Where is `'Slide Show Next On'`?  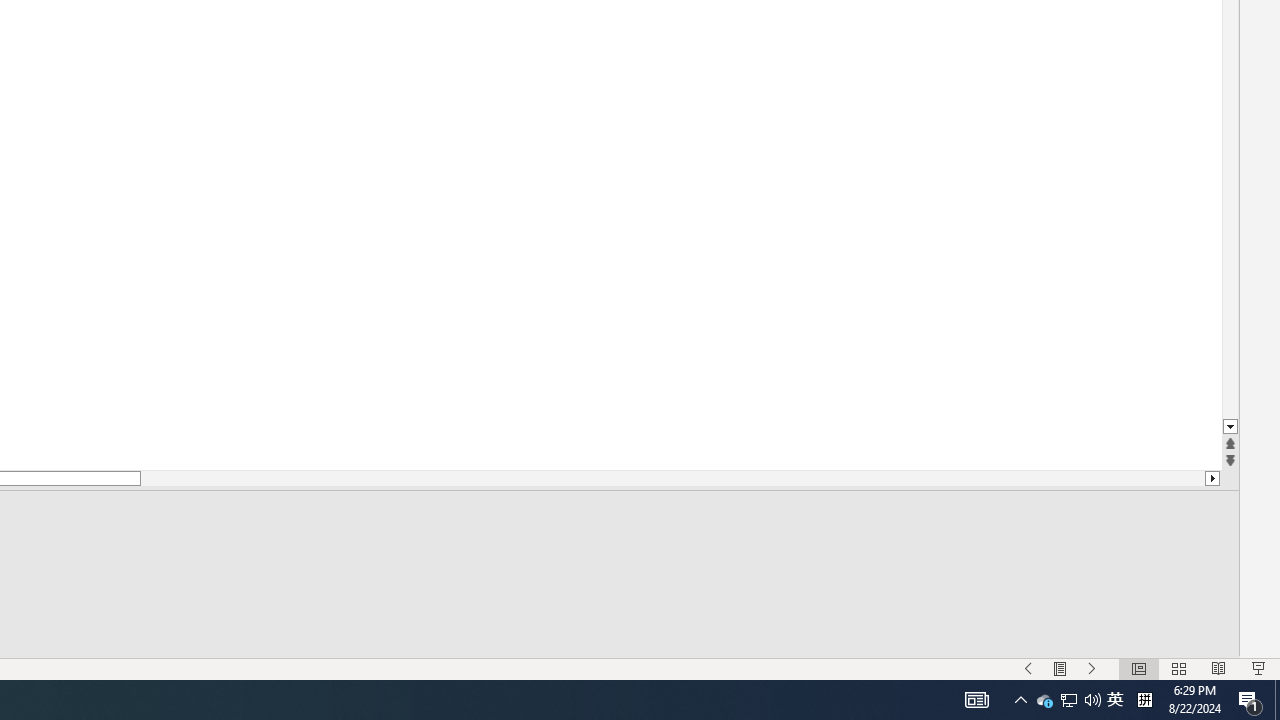 'Slide Show Next On' is located at coordinates (1091, 669).